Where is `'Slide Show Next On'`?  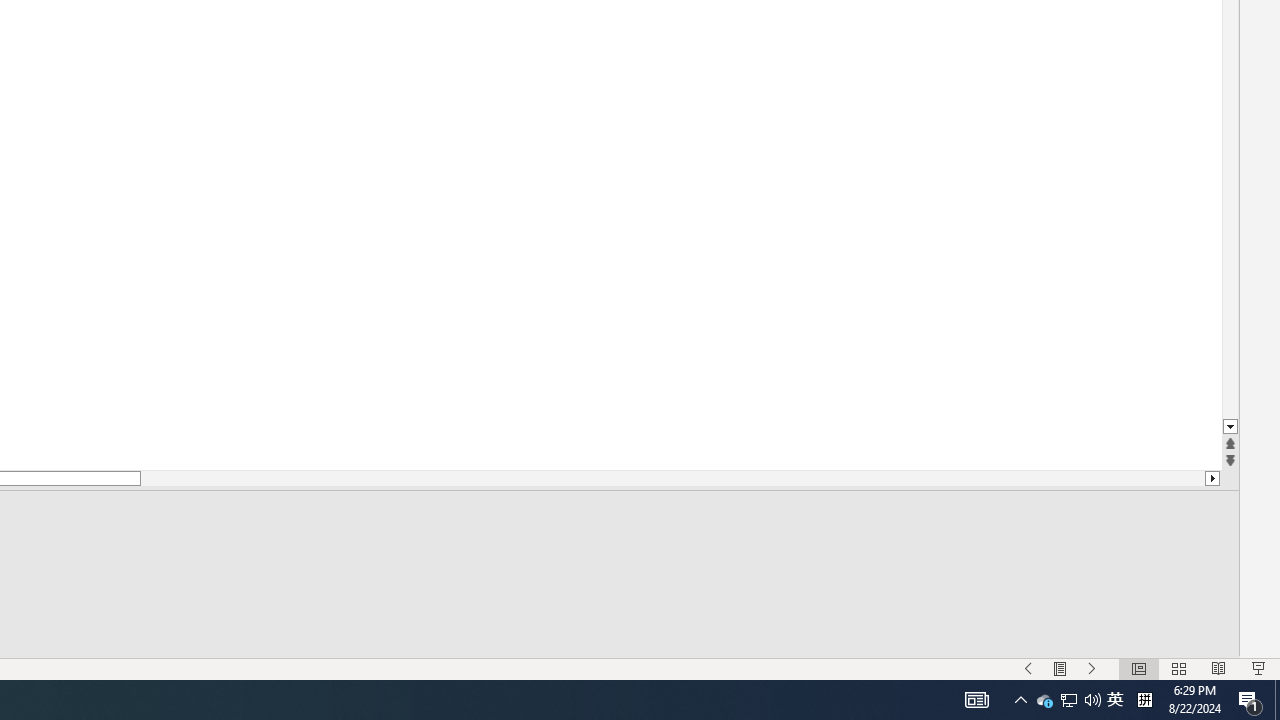 'Slide Show Next On' is located at coordinates (1091, 669).